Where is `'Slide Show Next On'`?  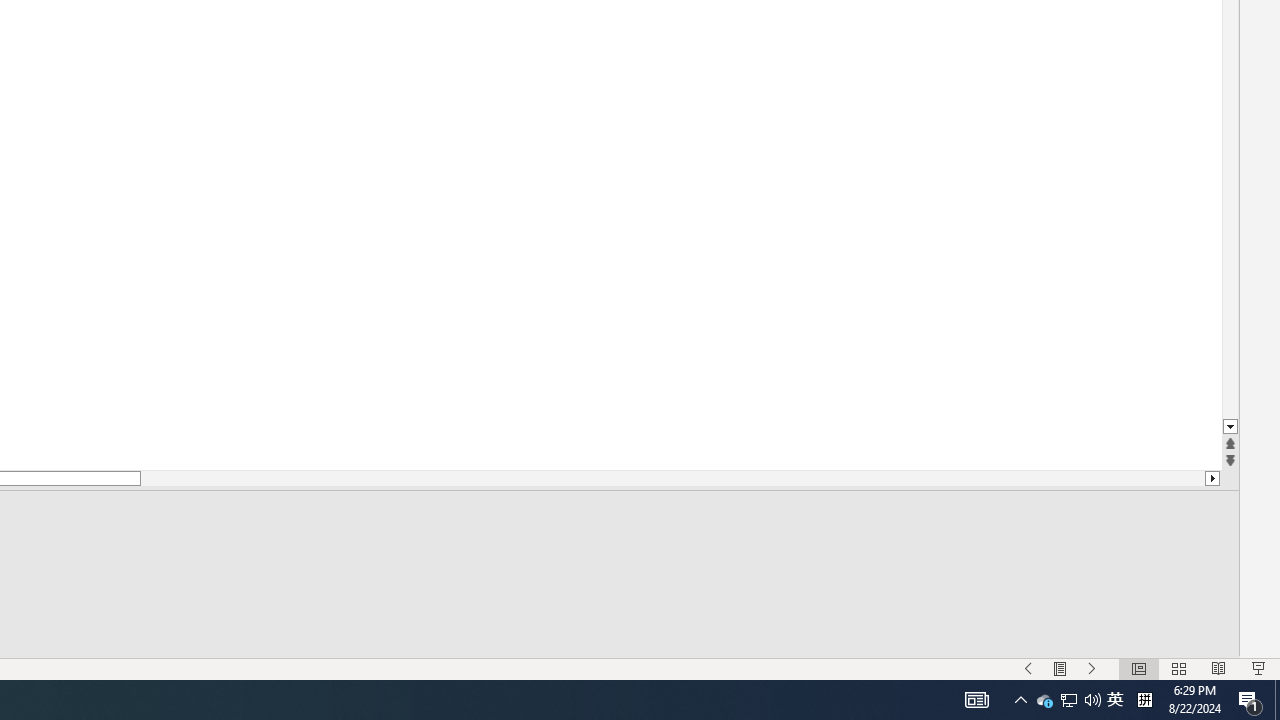 'Slide Show Next On' is located at coordinates (1091, 669).